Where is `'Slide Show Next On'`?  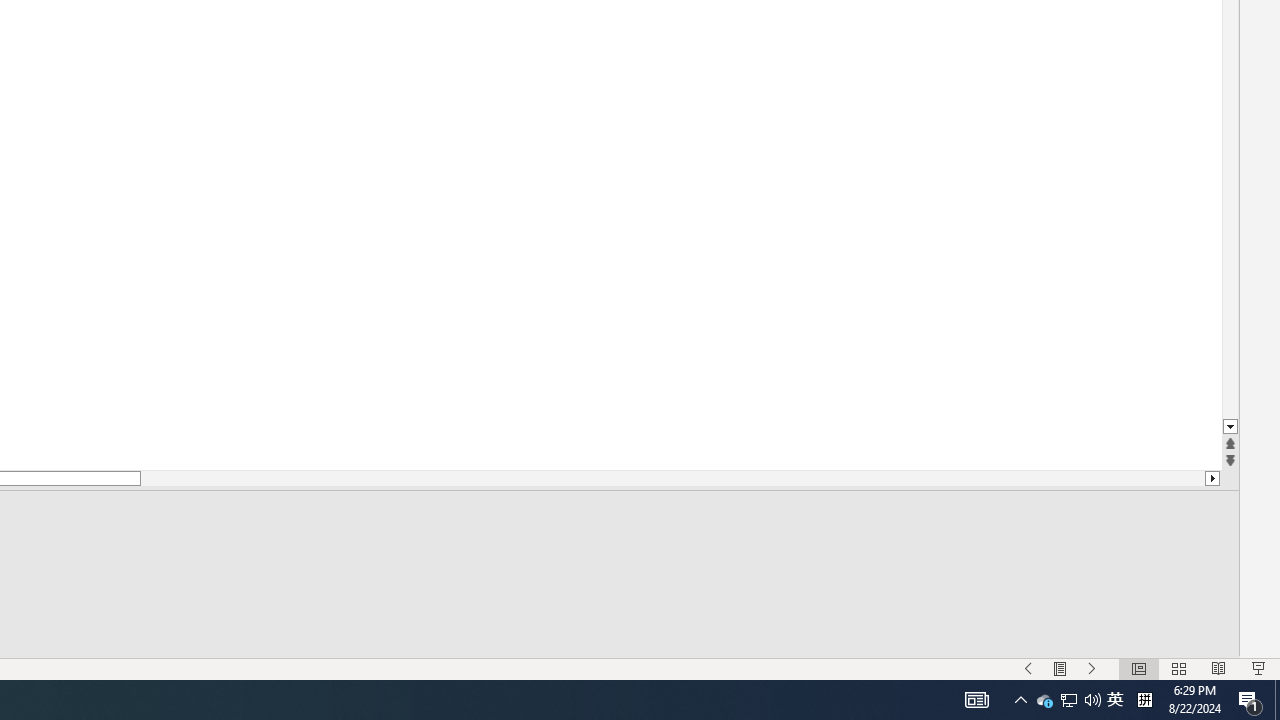 'Slide Show Next On' is located at coordinates (1091, 669).